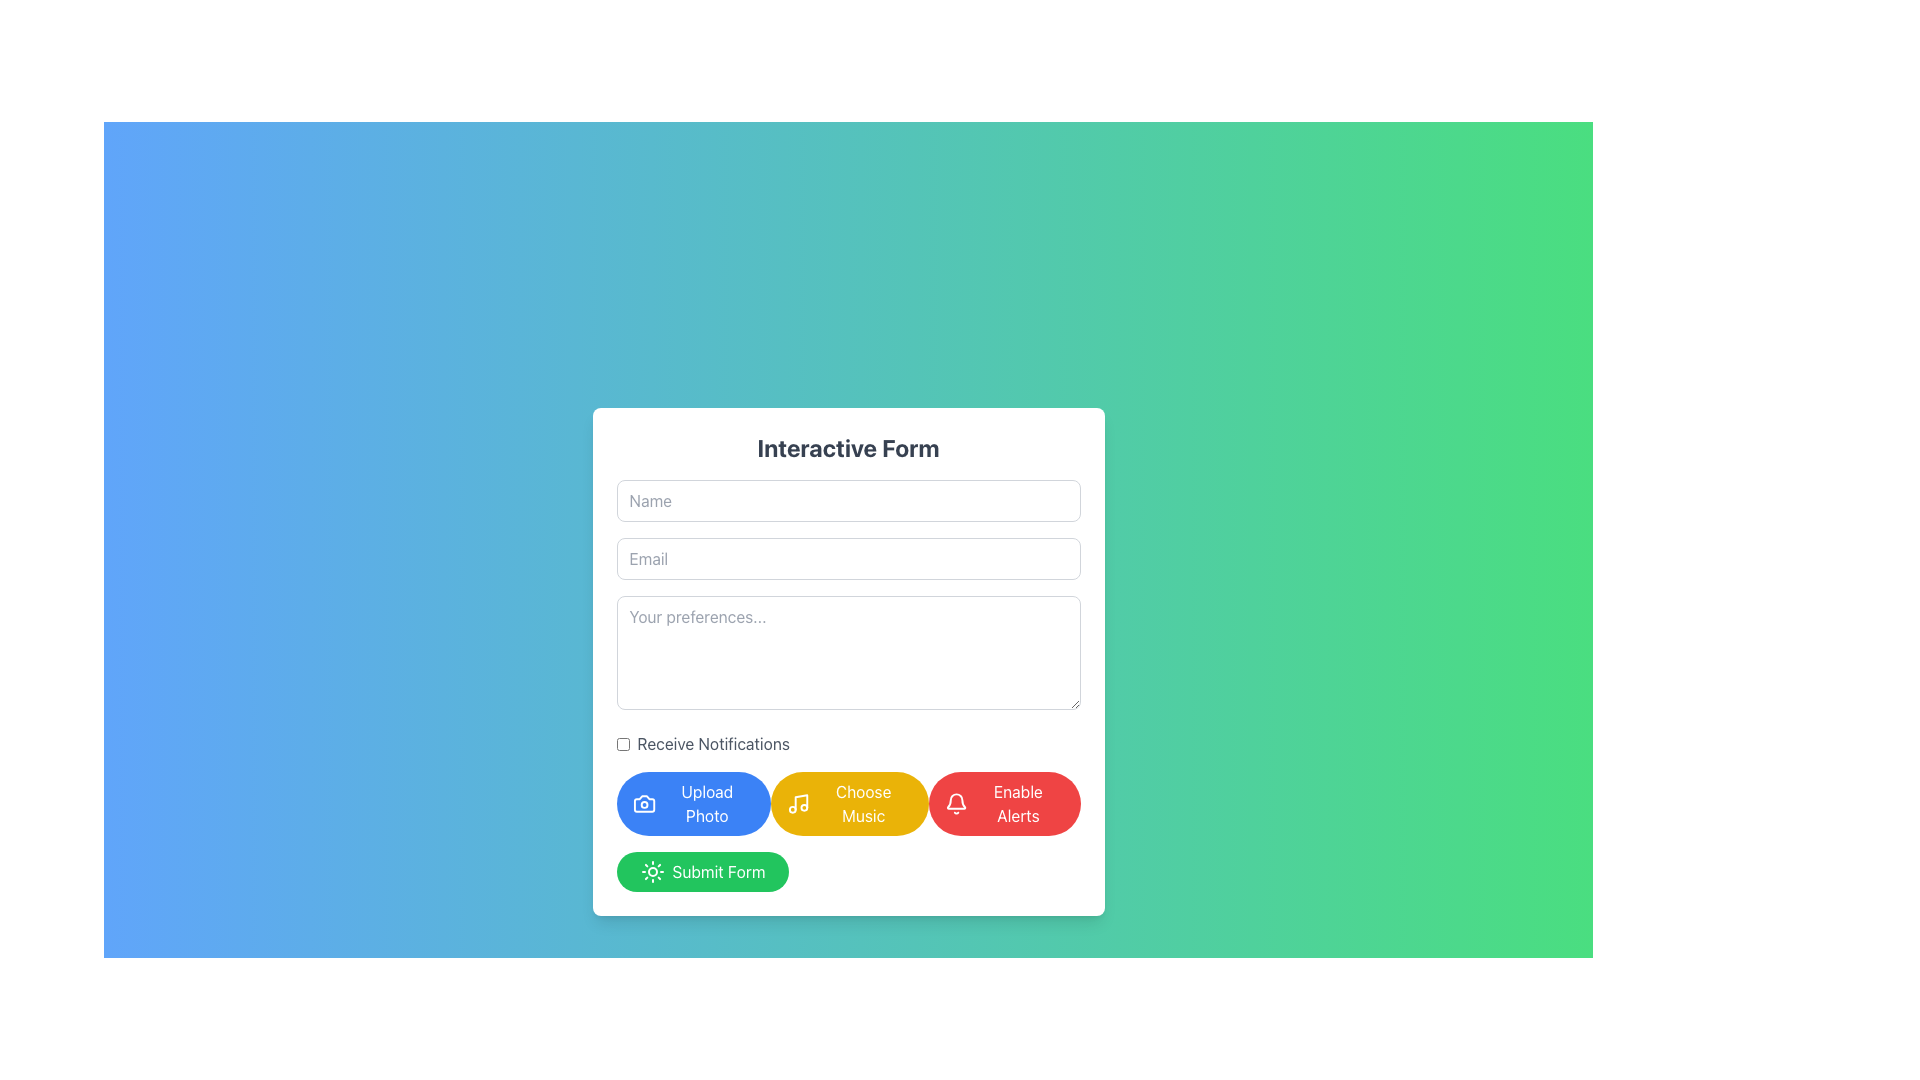 The height and width of the screenshot is (1080, 1920). I want to click on the button located between the blue 'Upload Photo' button and the red 'Enable Alerts' button at the bottom of the form to choose music, so click(850, 802).